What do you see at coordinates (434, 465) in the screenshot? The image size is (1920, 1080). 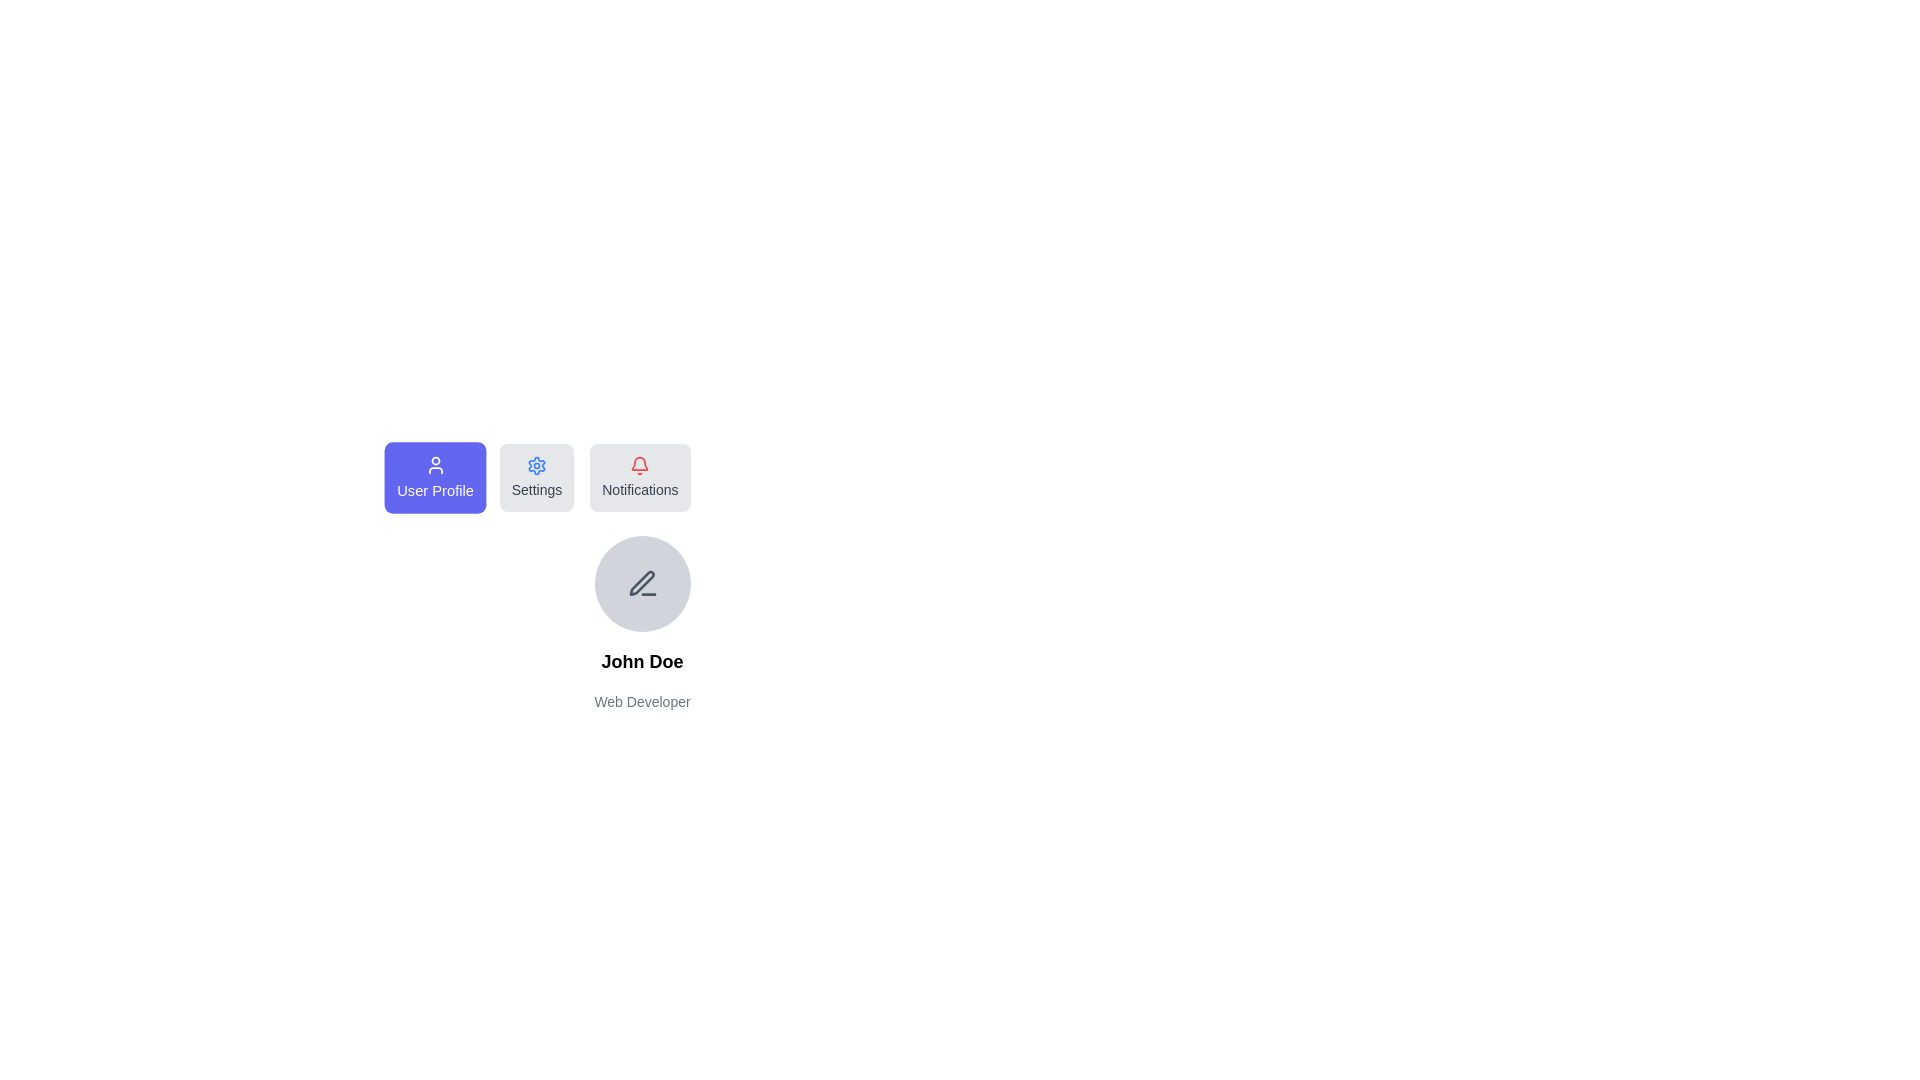 I see `the visual feedback of the user profile icon located within the 'User Profile' button, which is positioned at the top-left of the interface` at bounding box center [434, 465].